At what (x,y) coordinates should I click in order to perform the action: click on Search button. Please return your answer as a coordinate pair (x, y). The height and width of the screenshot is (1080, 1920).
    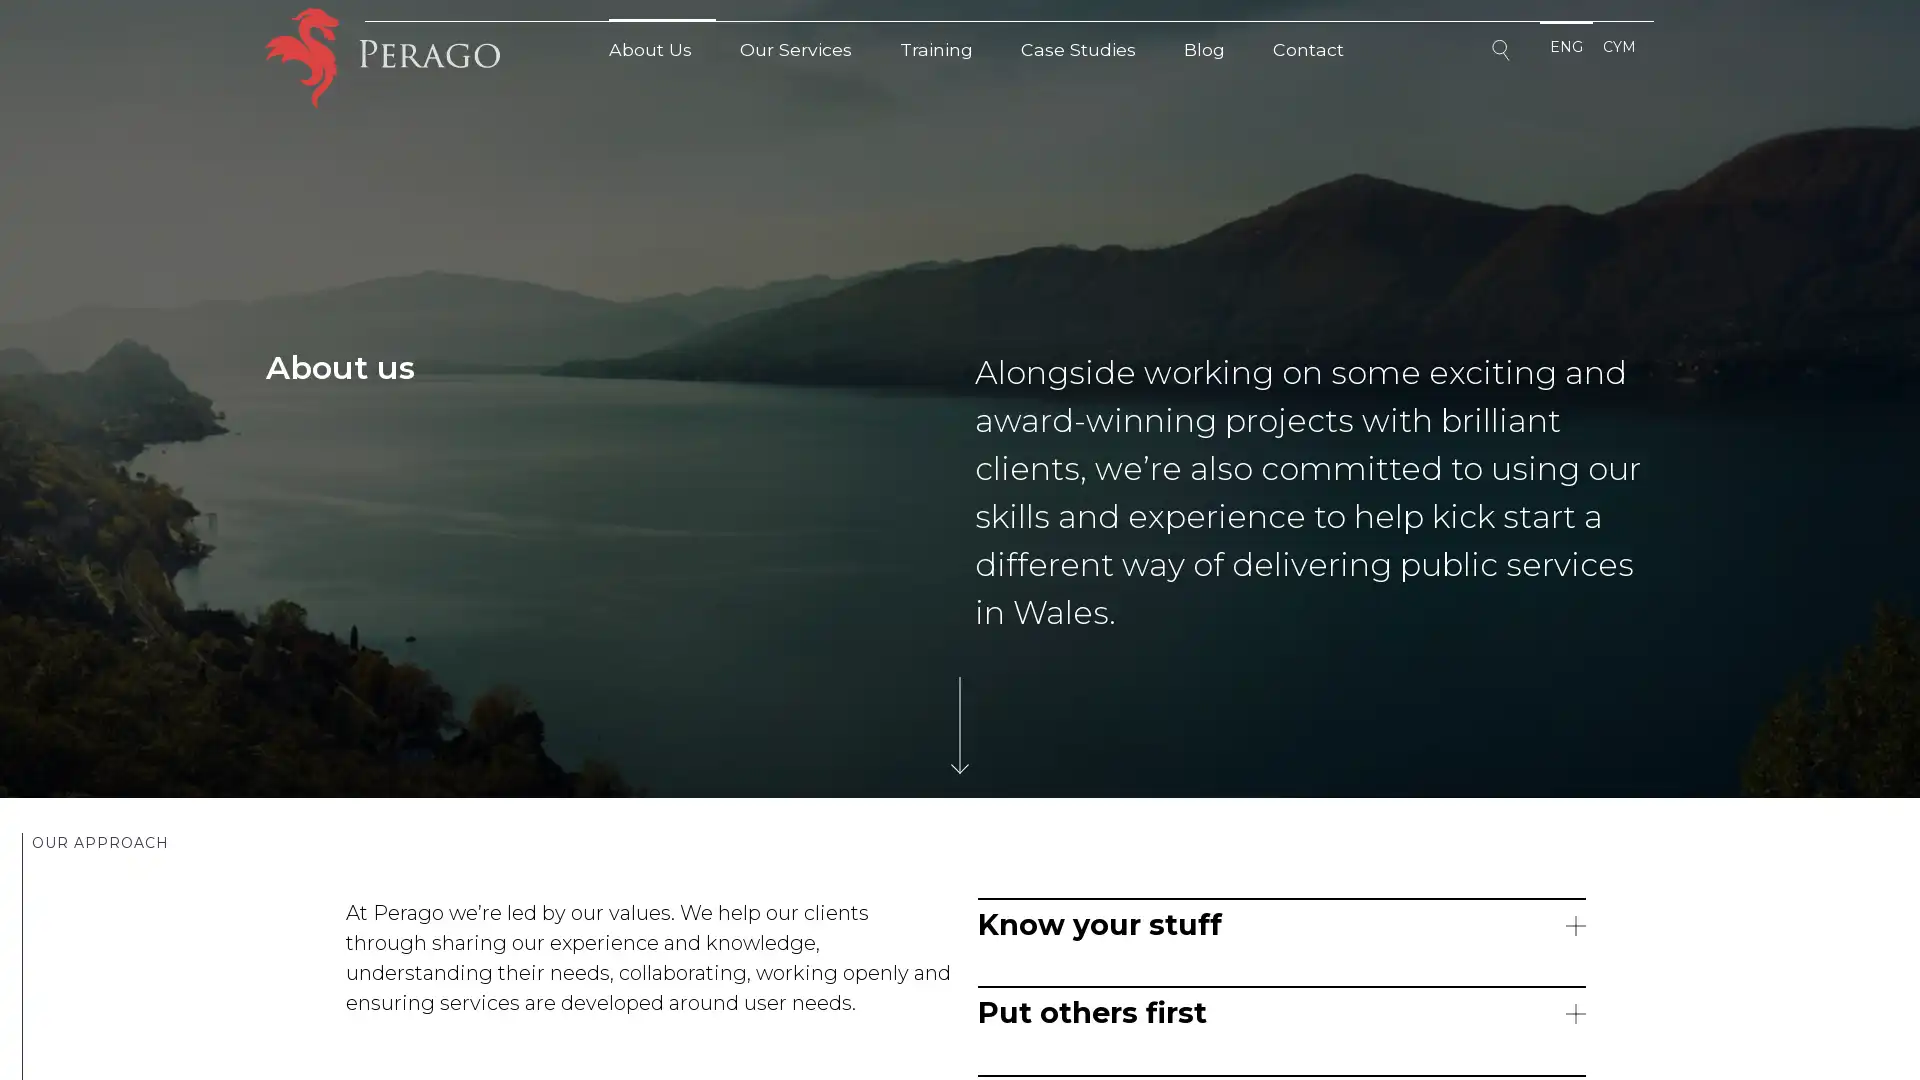
    Looking at the image, I should click on (1503, 53).